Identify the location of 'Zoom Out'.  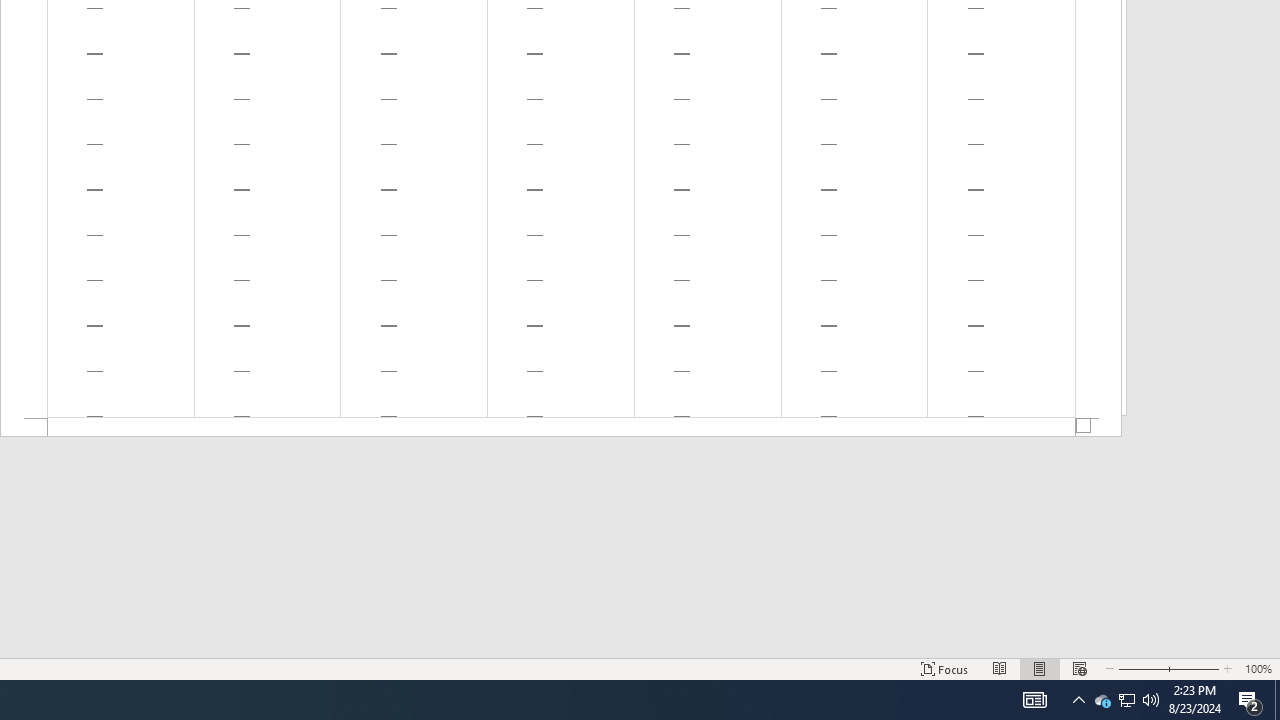
(1143, 669).